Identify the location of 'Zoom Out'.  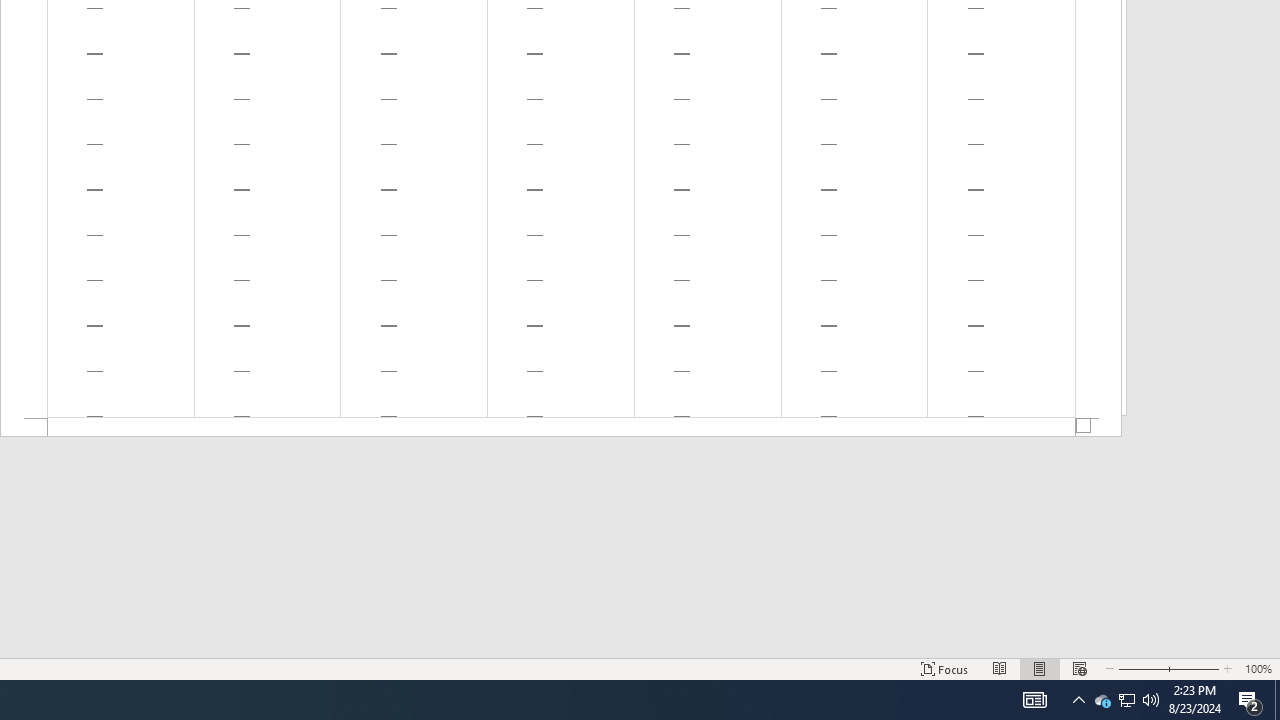
(1143, 669).